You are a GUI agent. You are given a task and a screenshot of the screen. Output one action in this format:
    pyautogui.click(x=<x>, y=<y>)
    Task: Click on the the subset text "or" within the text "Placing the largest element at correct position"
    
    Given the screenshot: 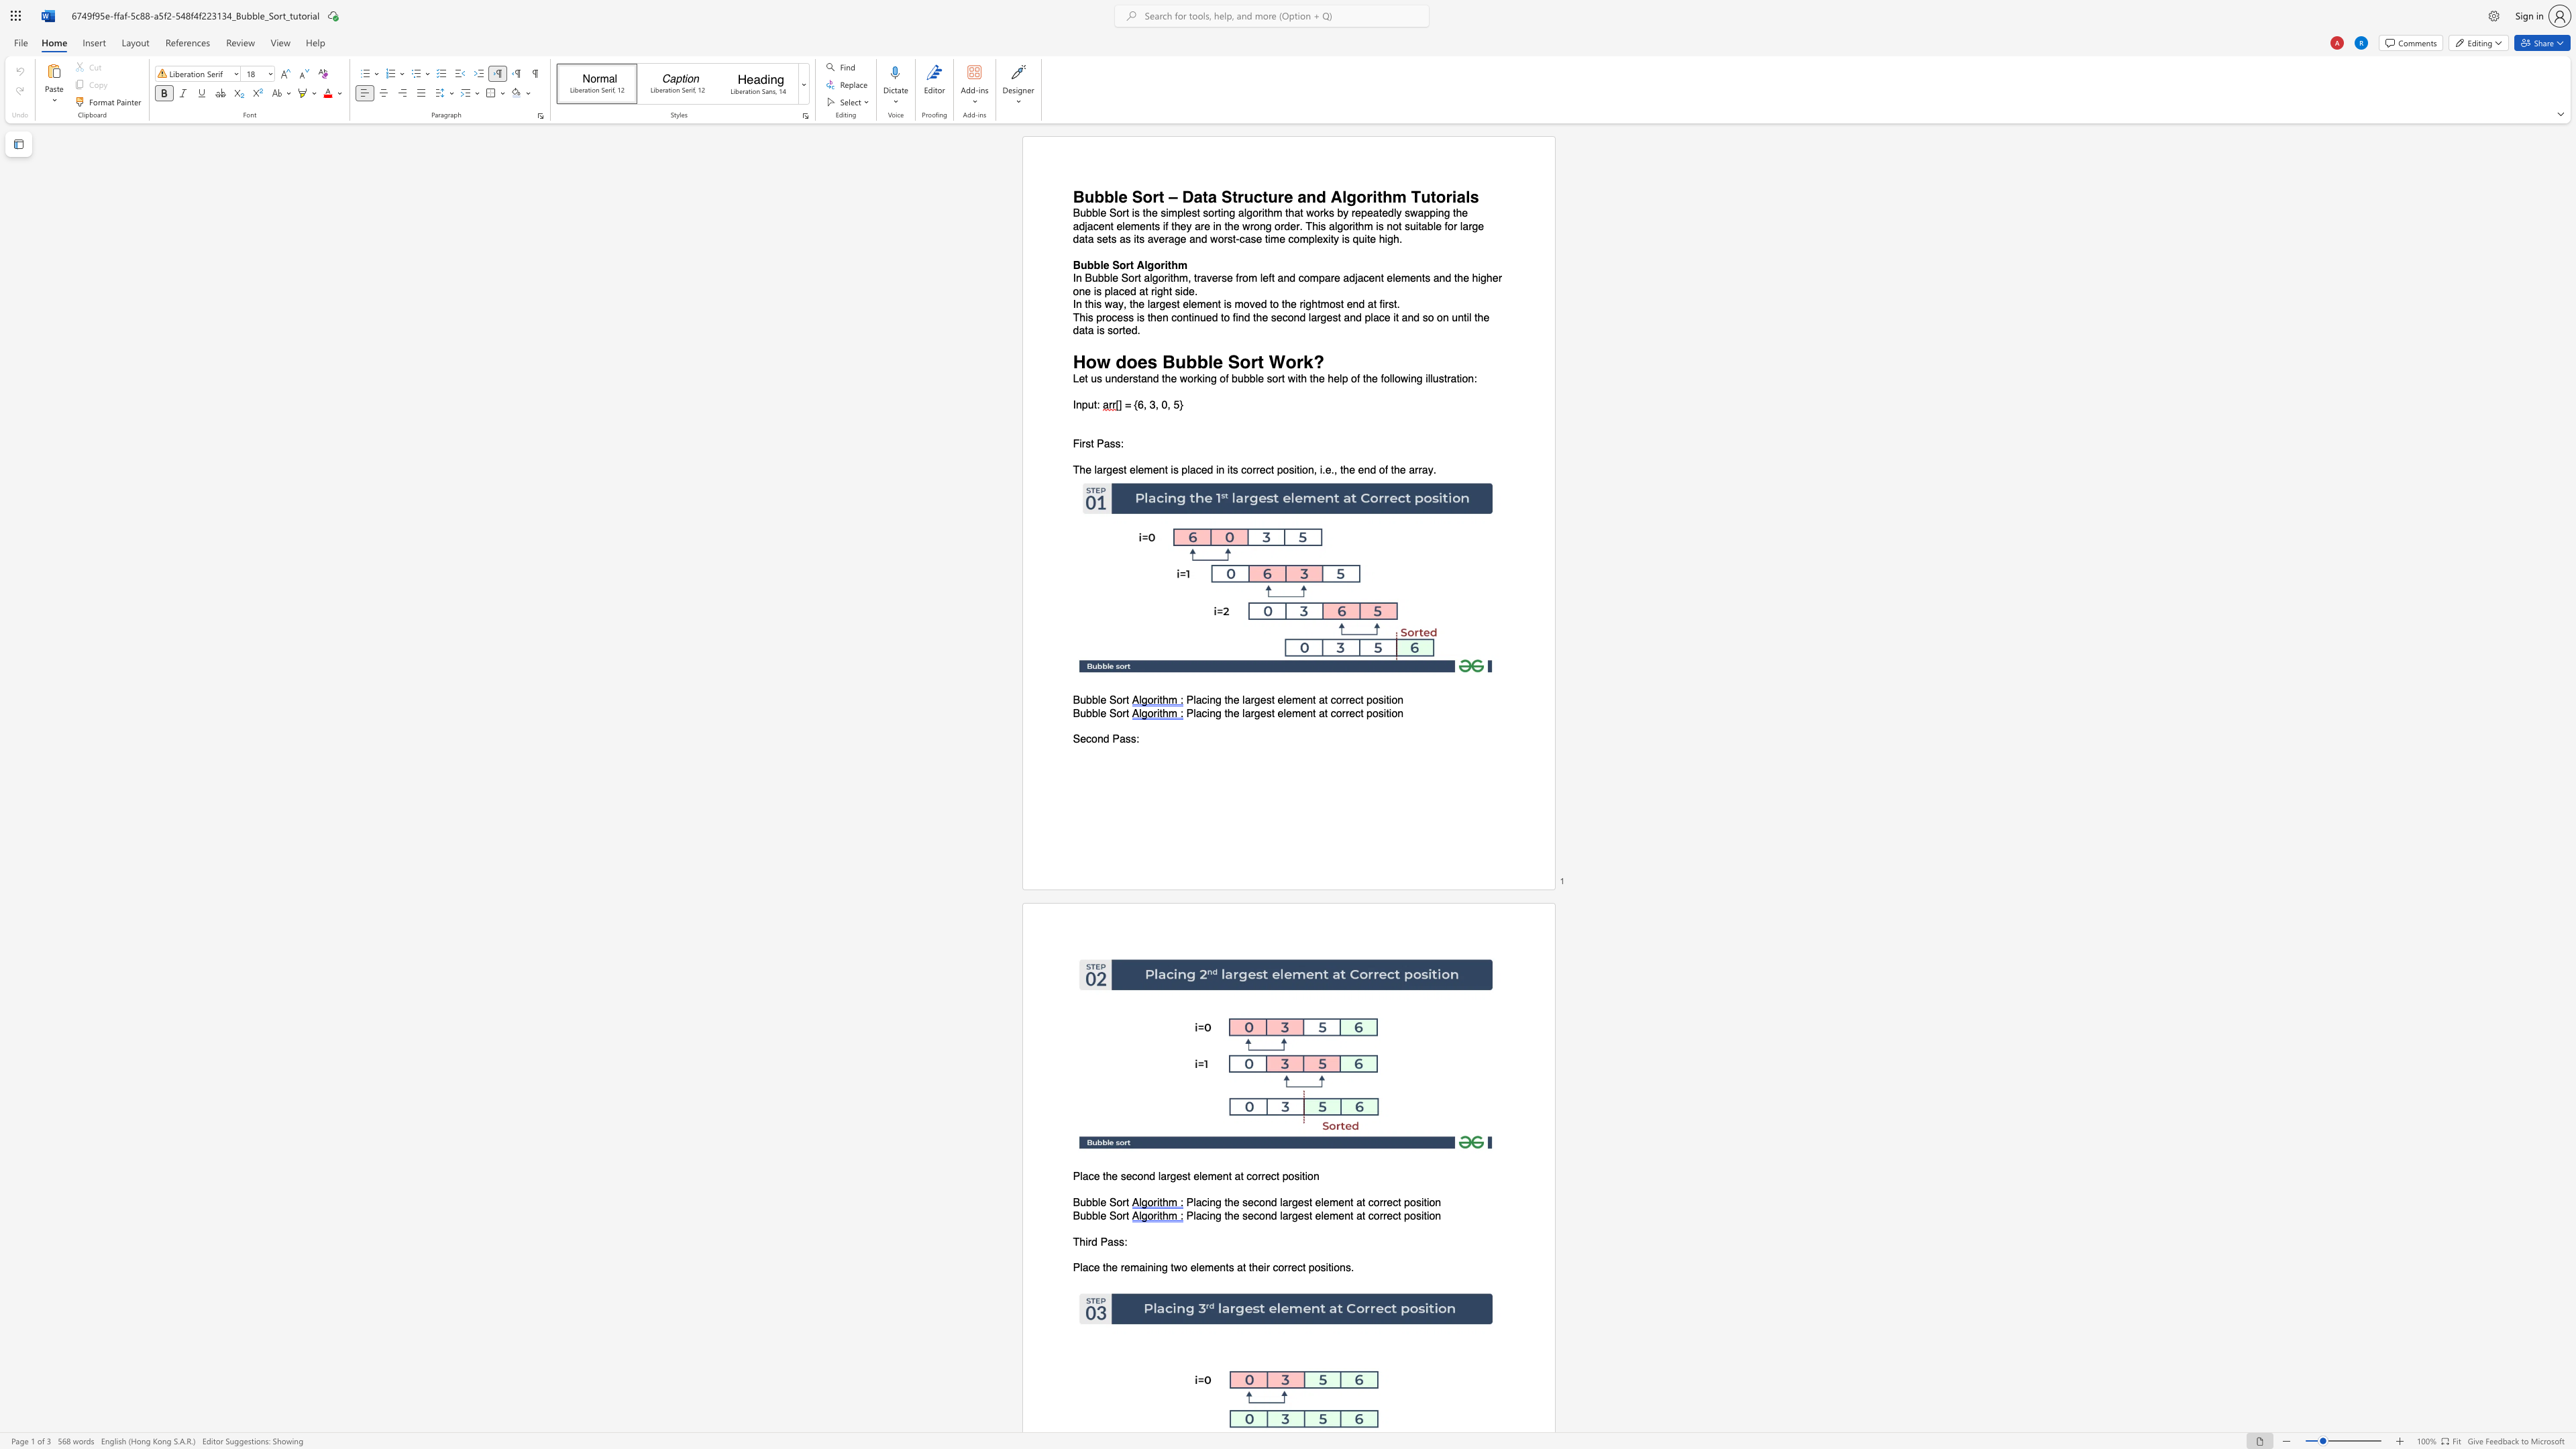 What is the action you would take?
    pyautogui.click(x=1335, y=712)
    